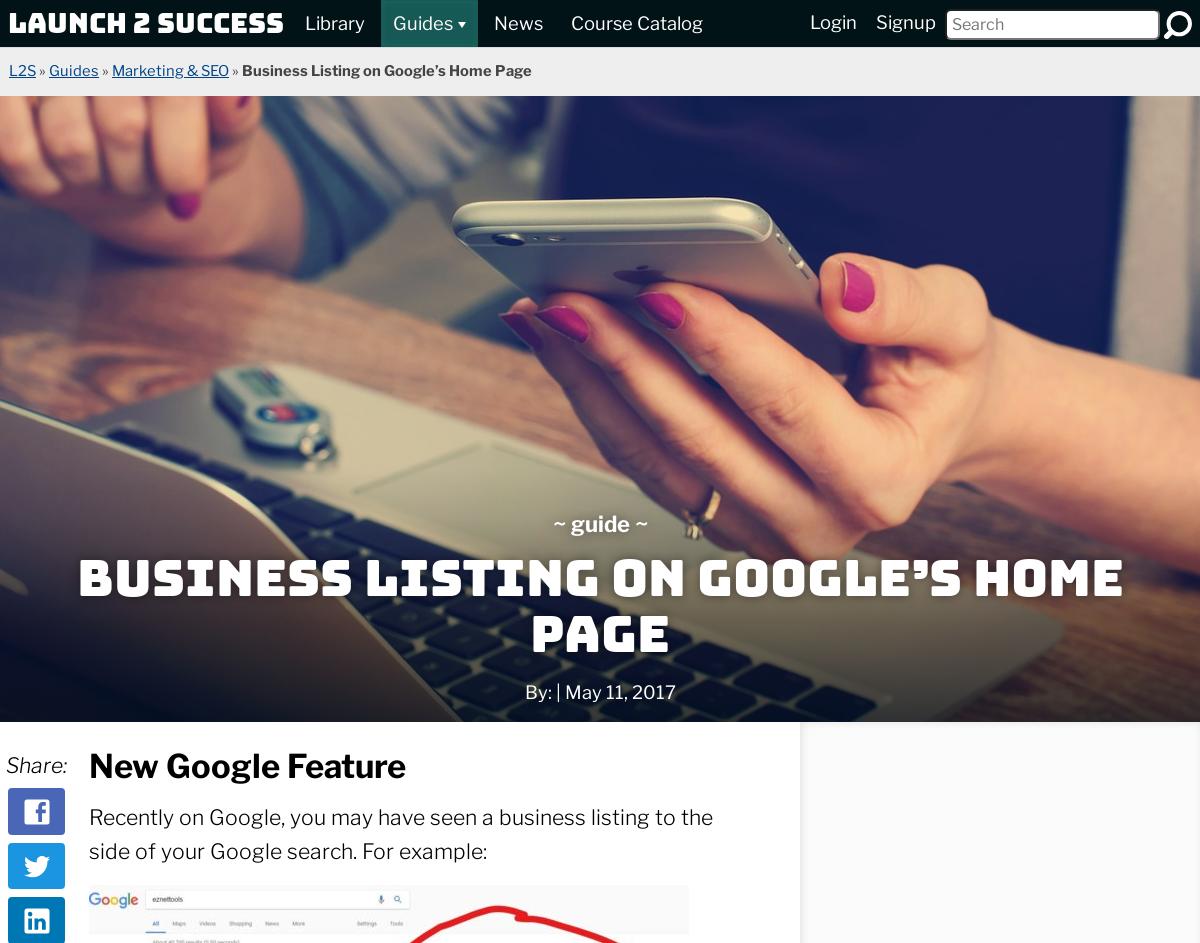 The image size is (1200, 943). I want to click on 'Oh, and there's a free trial!', so click(854, 495).